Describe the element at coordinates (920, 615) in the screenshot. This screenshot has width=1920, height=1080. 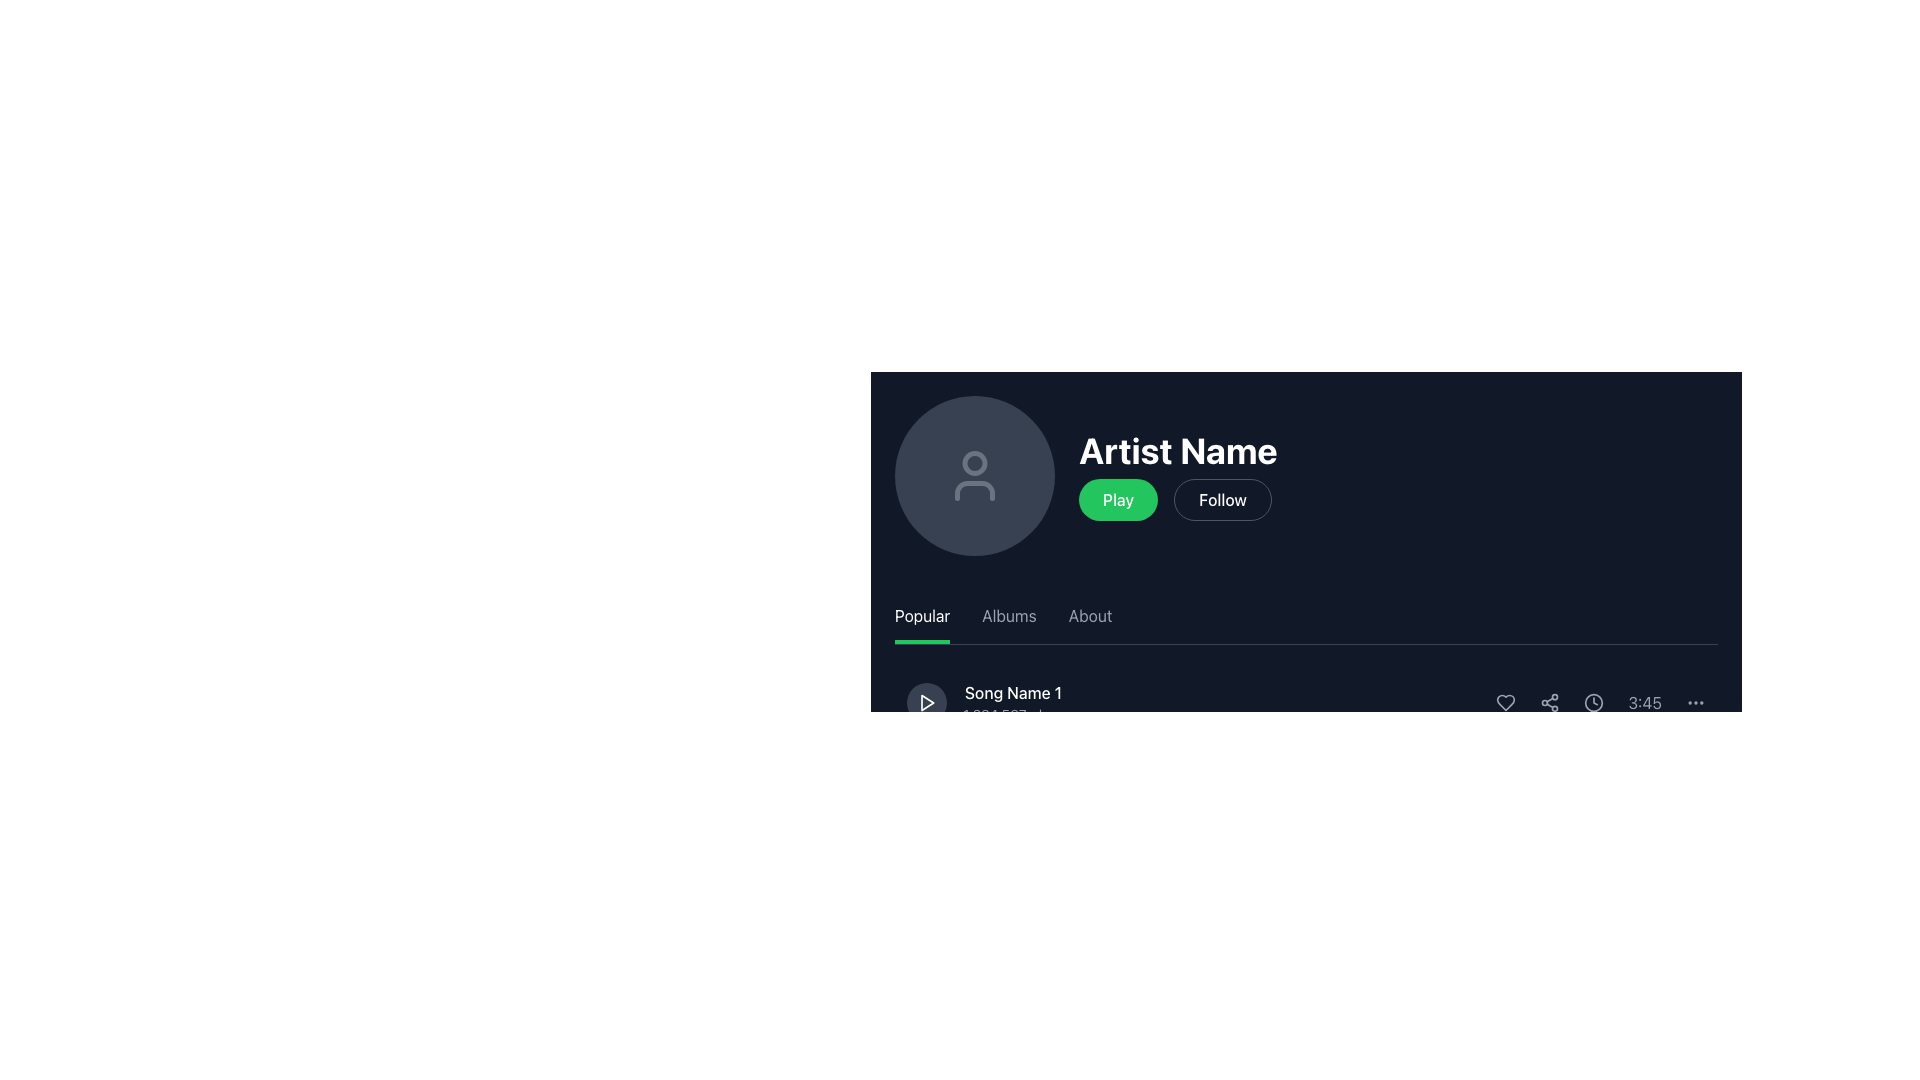
I see `the leftmost navigation link labeled 'Popular' in the horizontal navigation bar` at that location.